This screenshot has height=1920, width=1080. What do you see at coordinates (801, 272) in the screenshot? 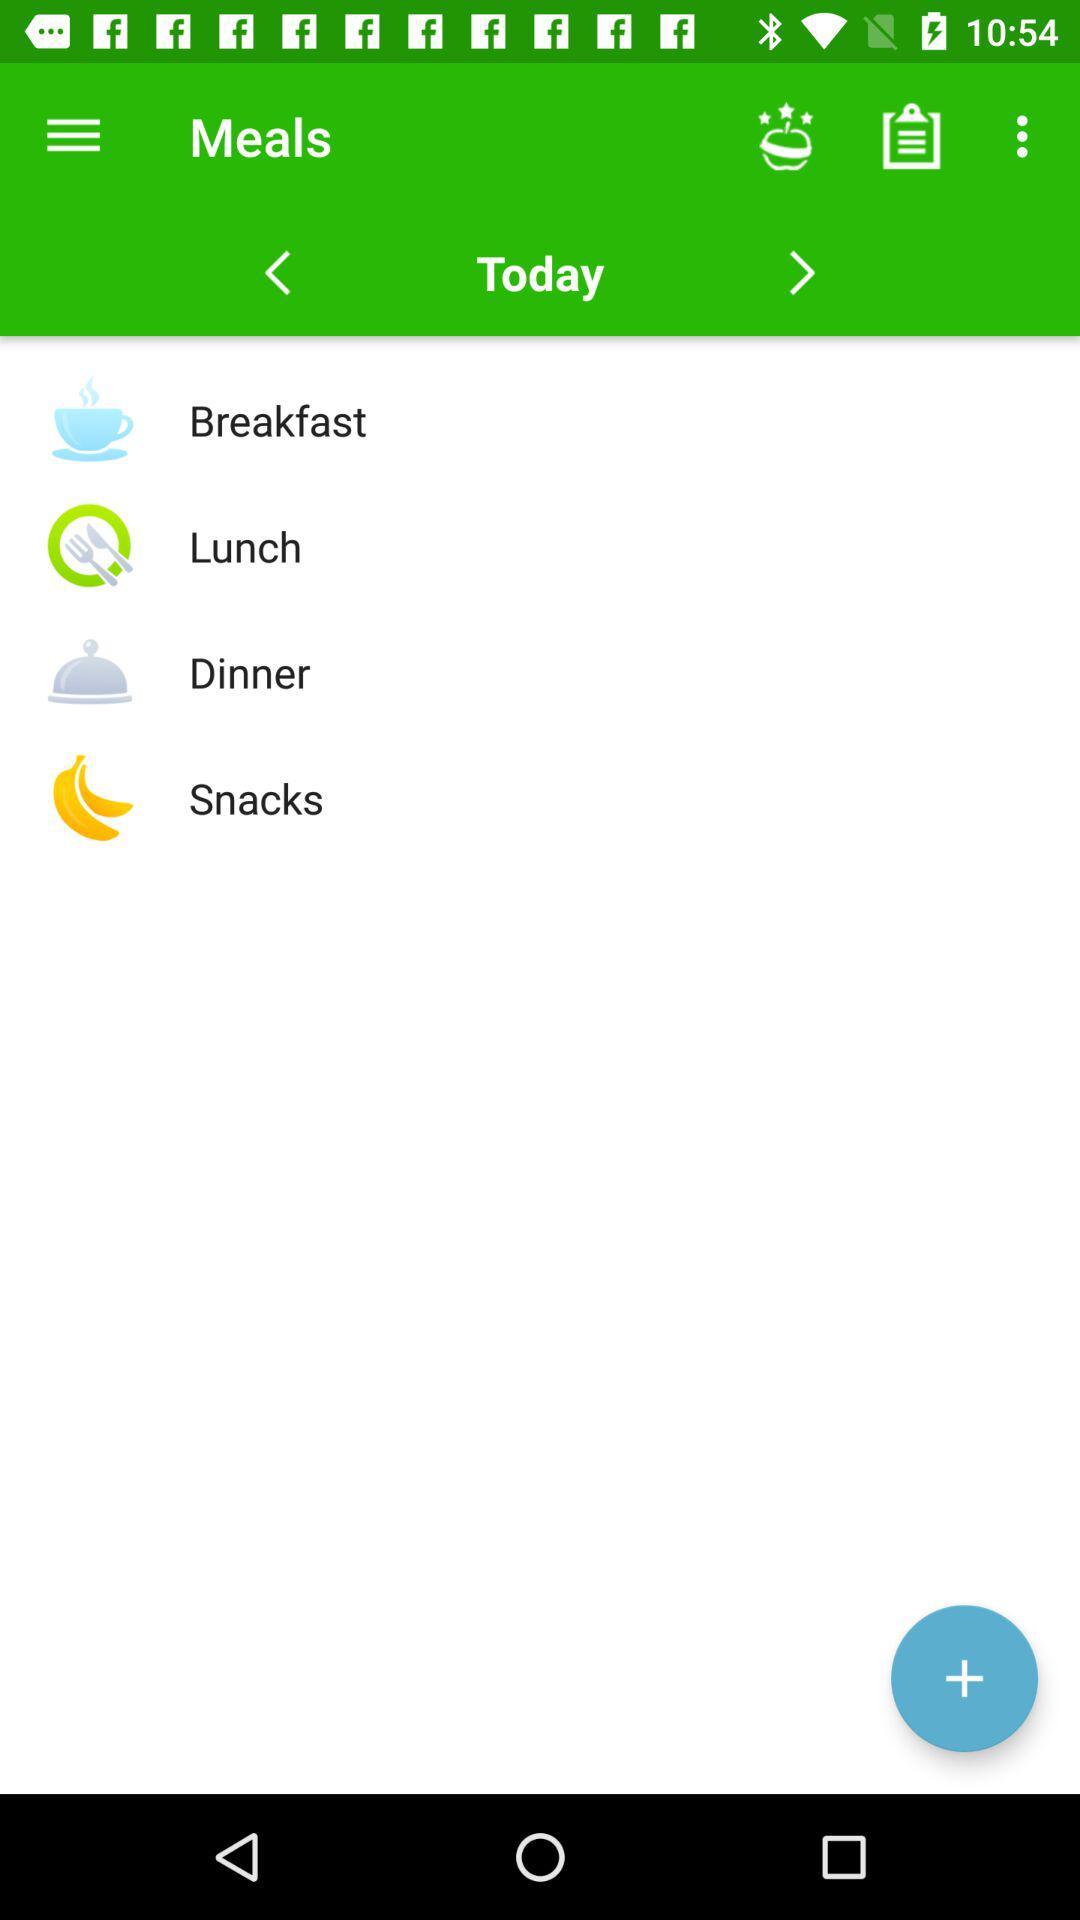
I see `the arrow_forward icon` at bounding box center [801, 272].